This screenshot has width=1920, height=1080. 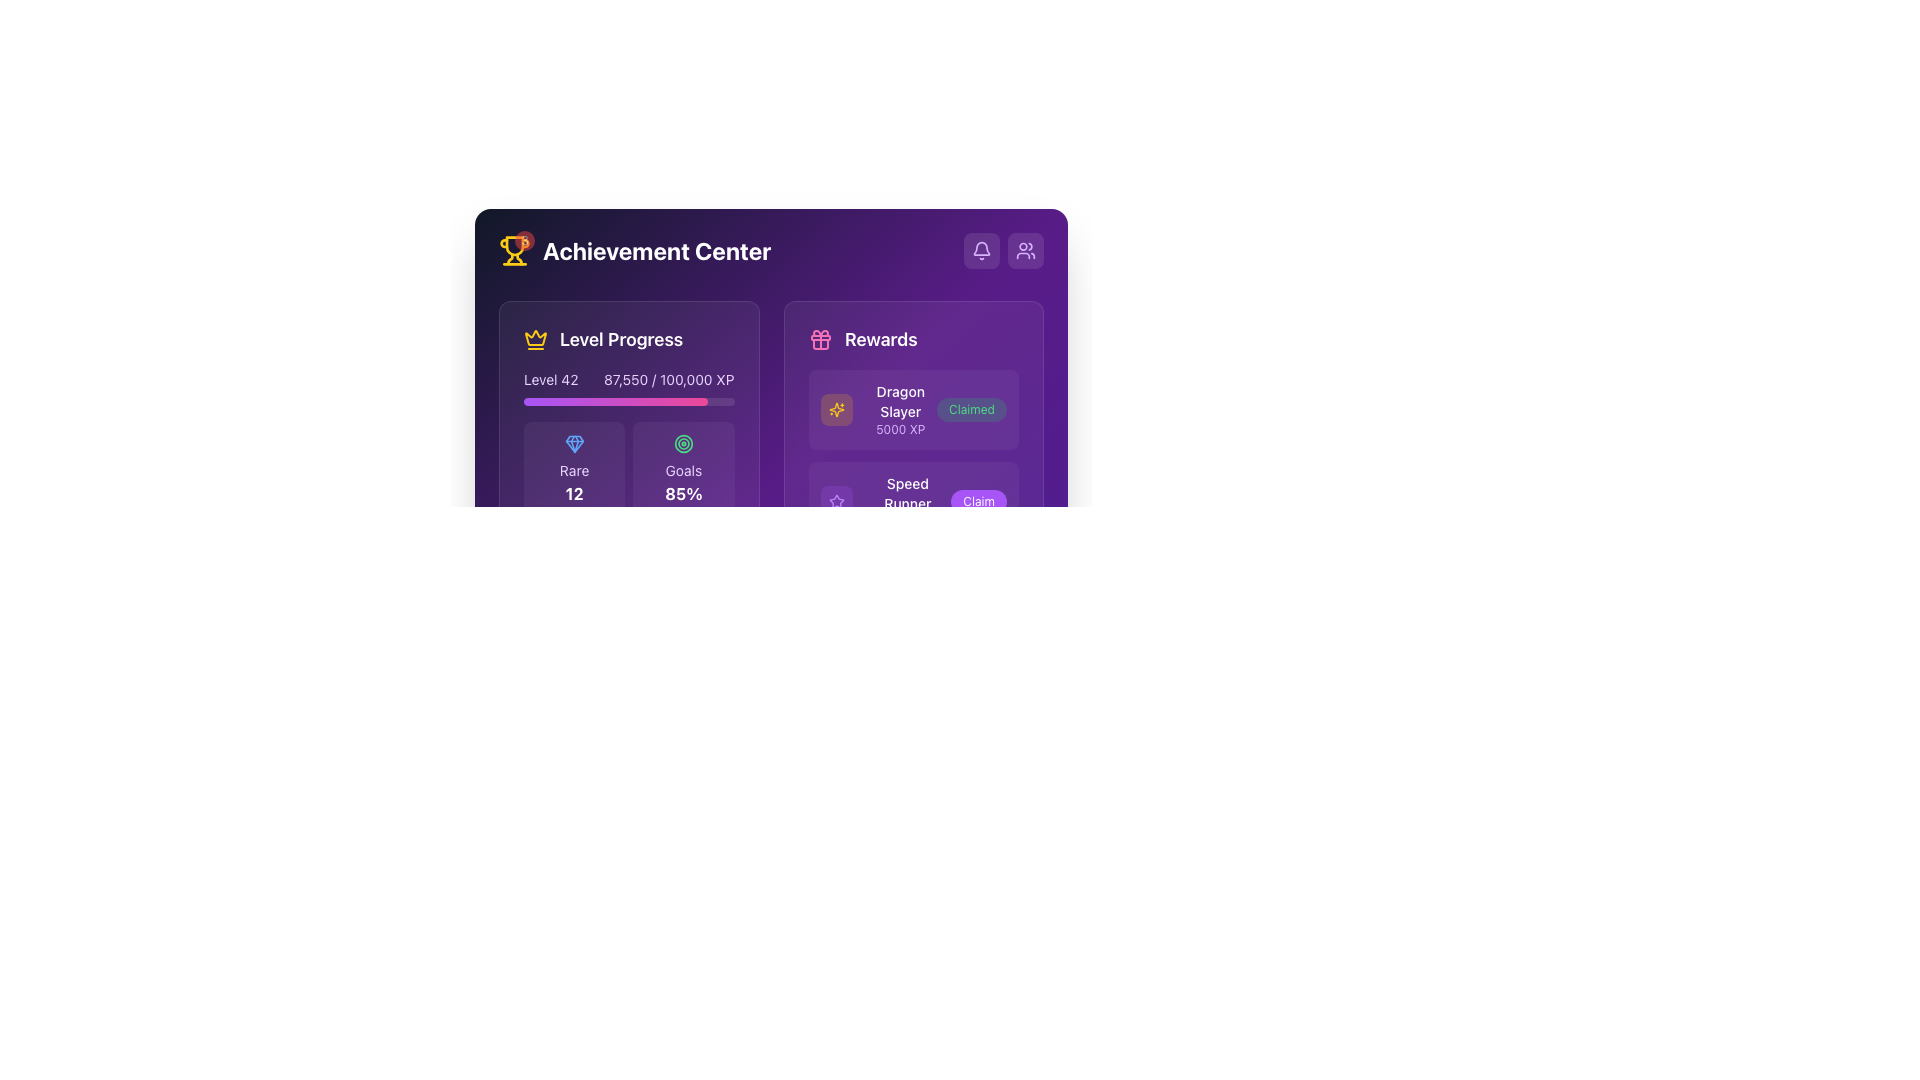 What do you see at coordinates (836, 408) in the screenshot?
I see `the SVG icon styled as a starburst or sparkles located in the top-right corner of the 'Rewards' section, which is characterized by its yellow and orange hues against a light yellowish background` at bounding box center [836, 408].